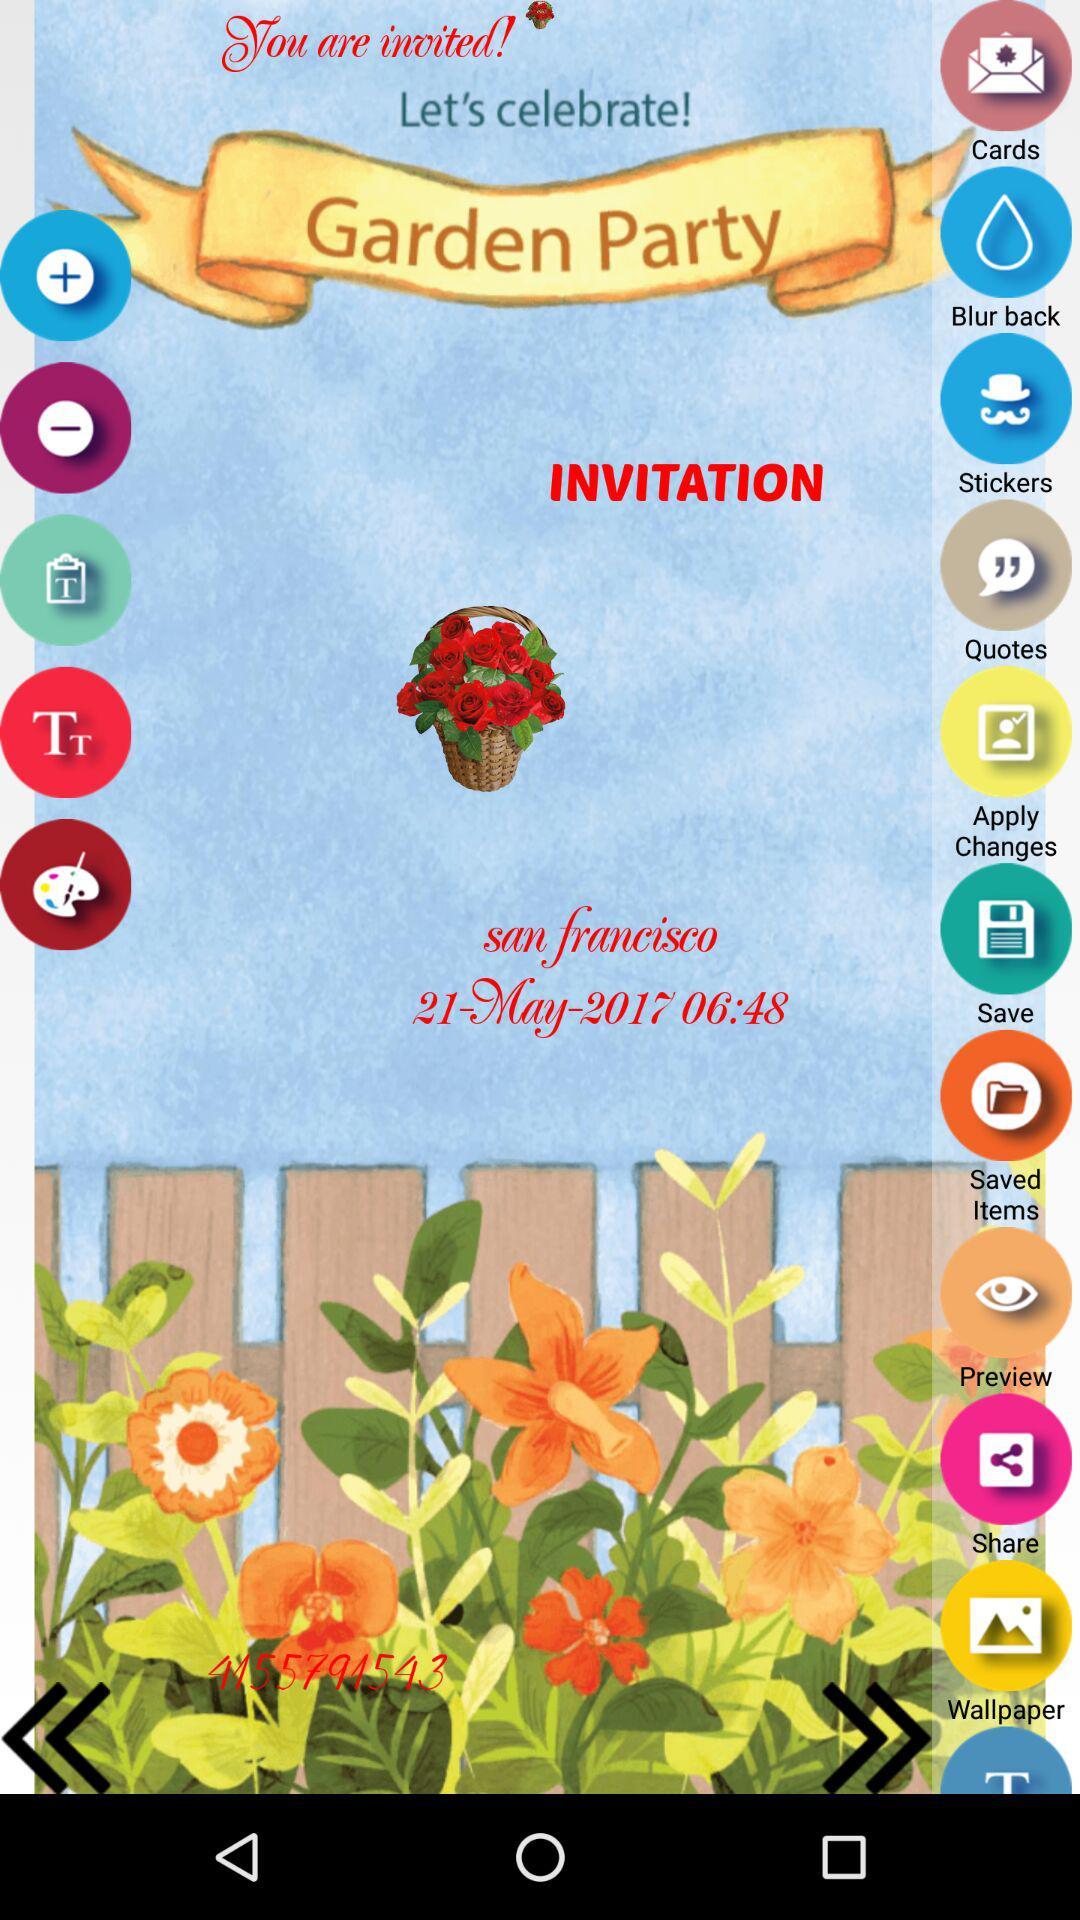 The height and width of the screenshot is (1920, 1080). I want to click on the font icon, so click(64, 782).